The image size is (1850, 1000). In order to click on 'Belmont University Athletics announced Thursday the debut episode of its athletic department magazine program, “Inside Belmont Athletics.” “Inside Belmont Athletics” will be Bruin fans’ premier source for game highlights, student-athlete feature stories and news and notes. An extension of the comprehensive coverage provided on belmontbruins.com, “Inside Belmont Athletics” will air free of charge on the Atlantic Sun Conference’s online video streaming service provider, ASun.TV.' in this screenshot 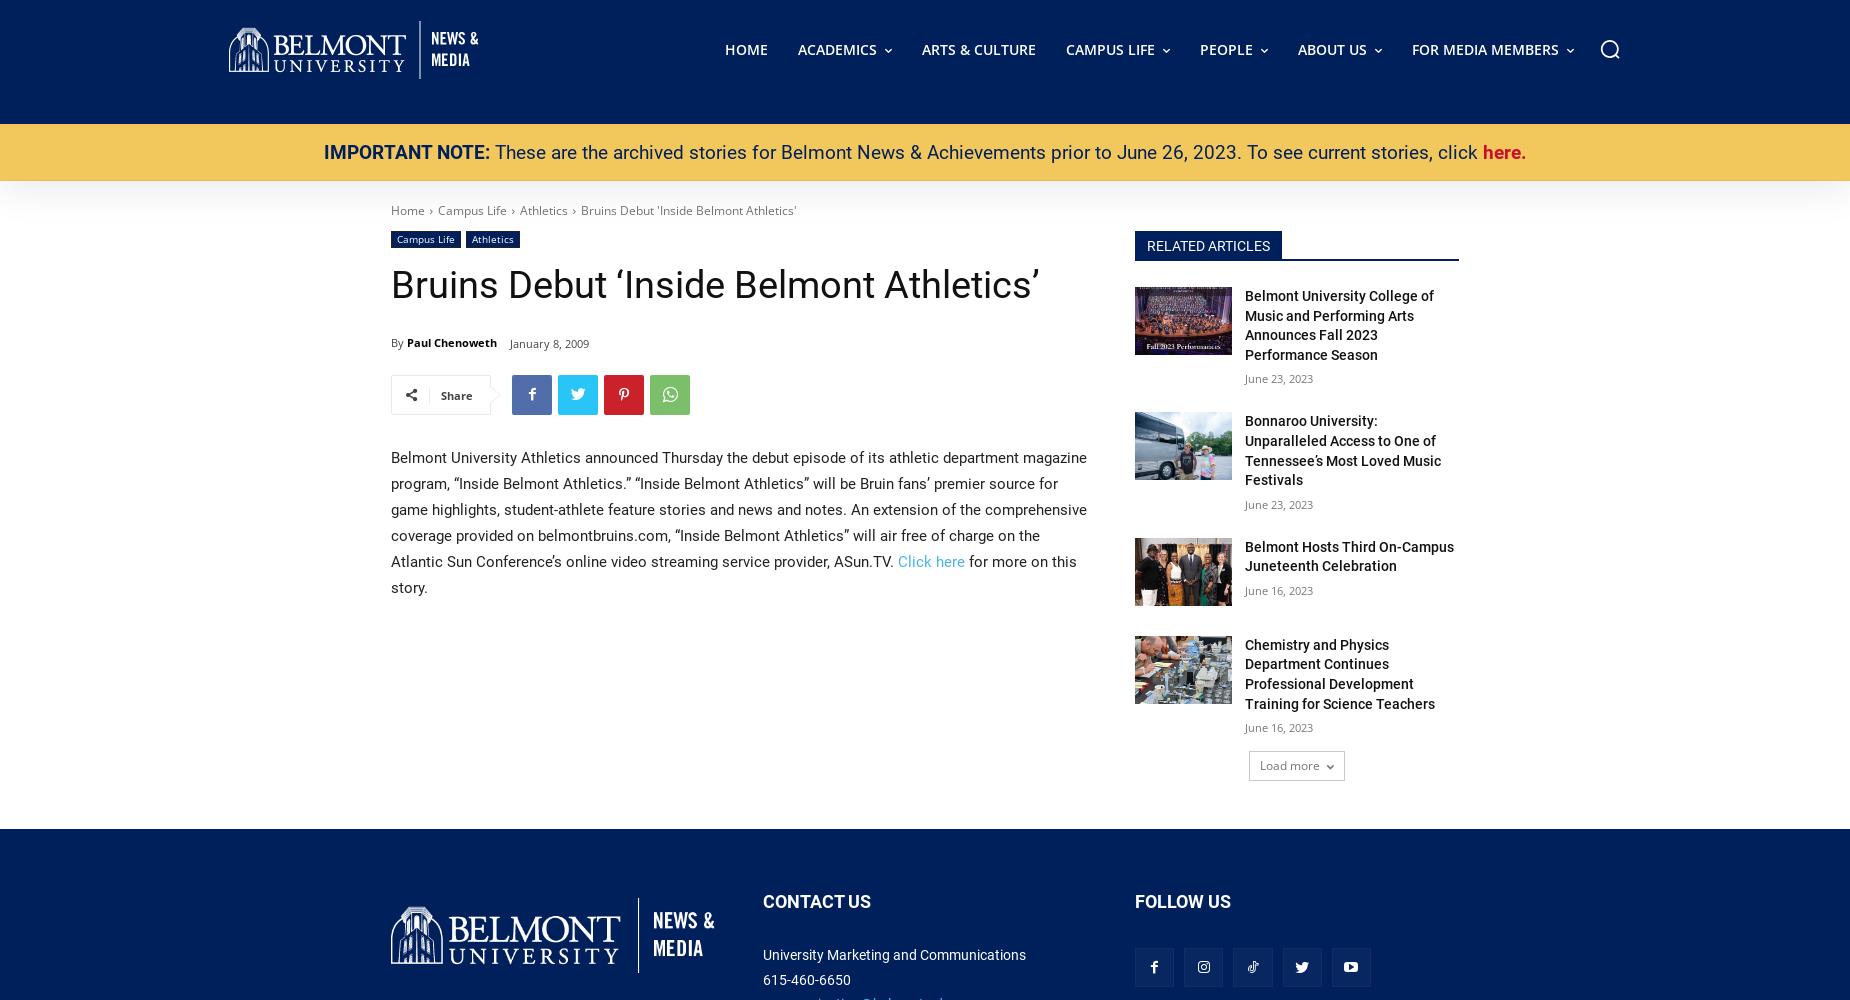, I will do `click(739, 509)`.